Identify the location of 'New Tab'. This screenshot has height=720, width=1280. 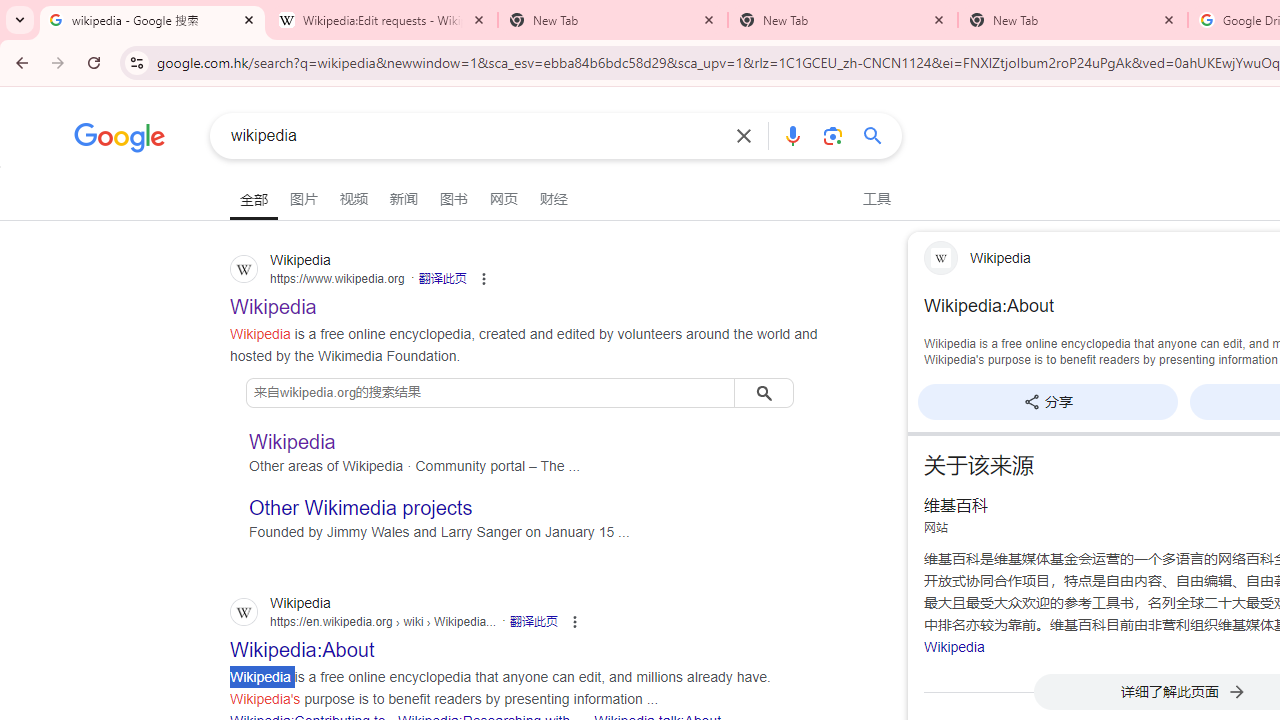
(1071, 20).